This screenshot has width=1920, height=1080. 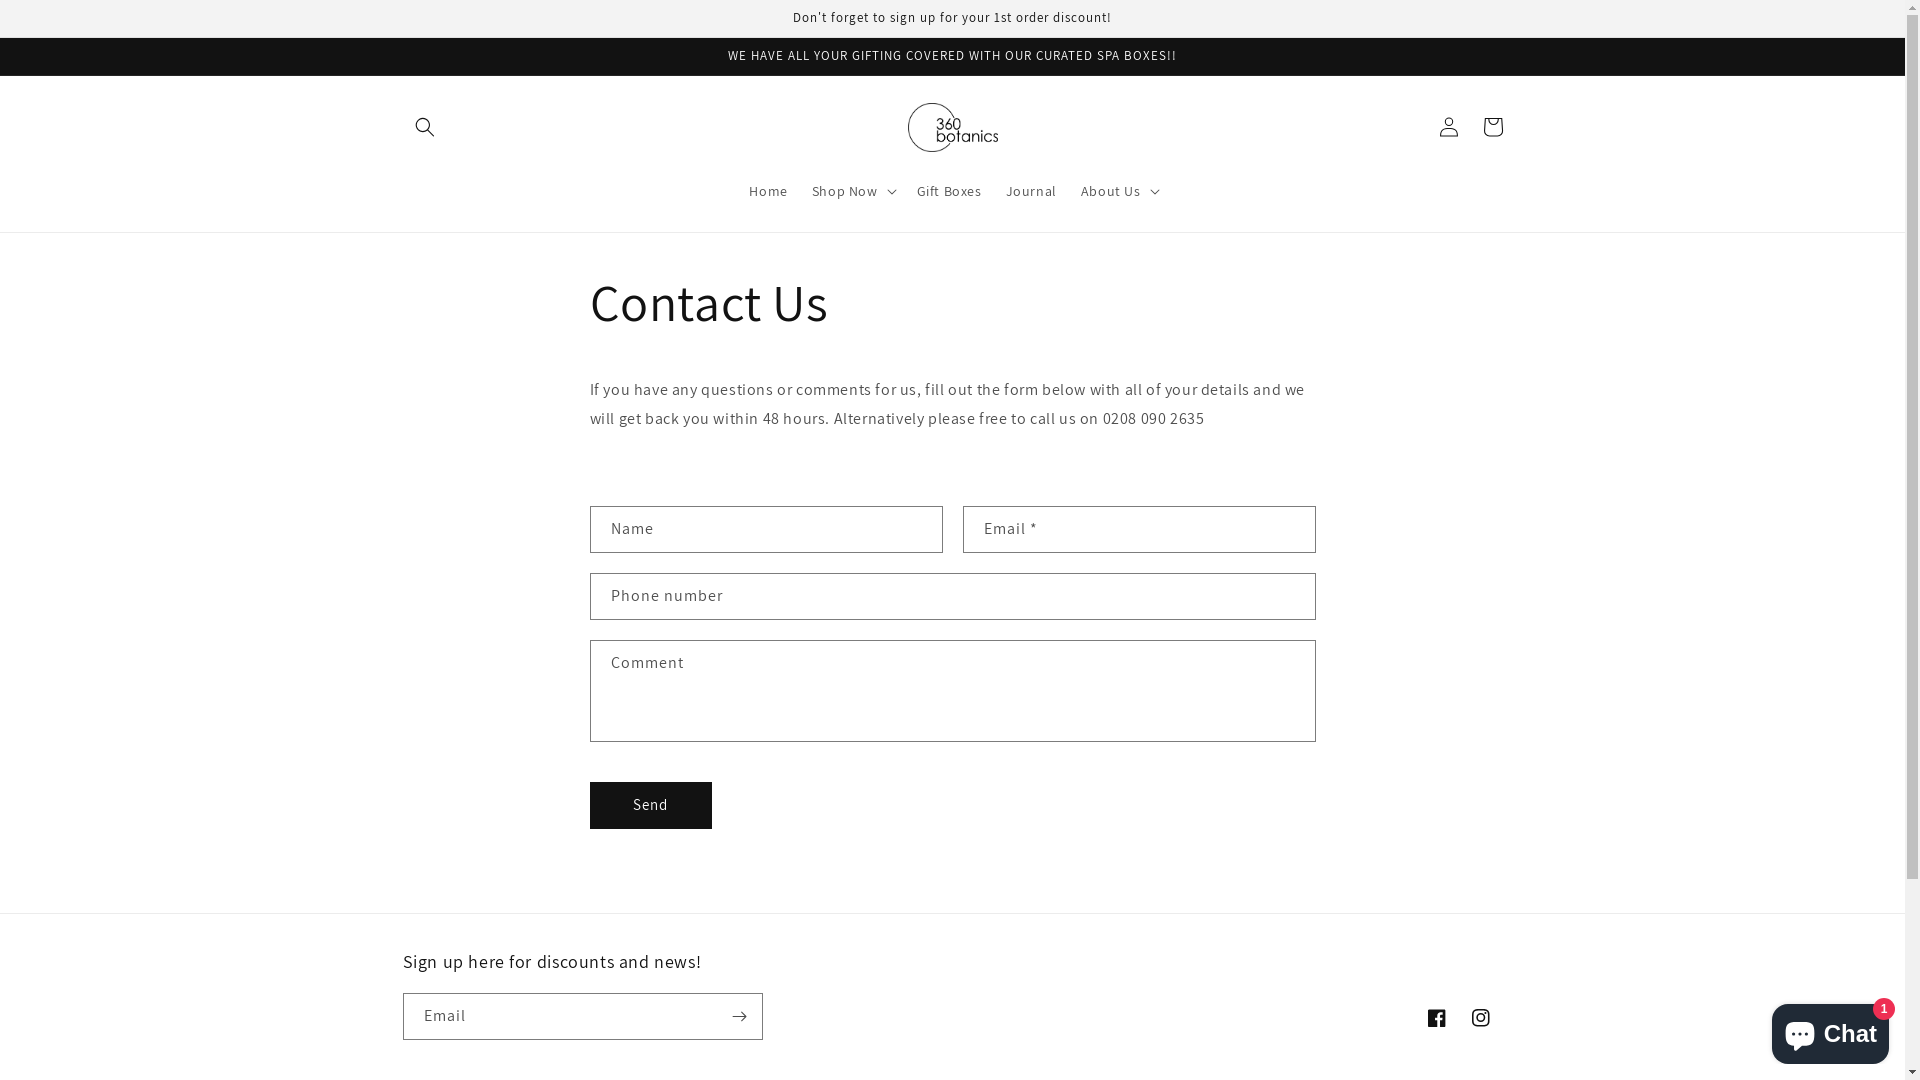 What do you see at coordinates (767, 191) in the screenshot?
I see `'Home'` at bounding box center [767, 191].